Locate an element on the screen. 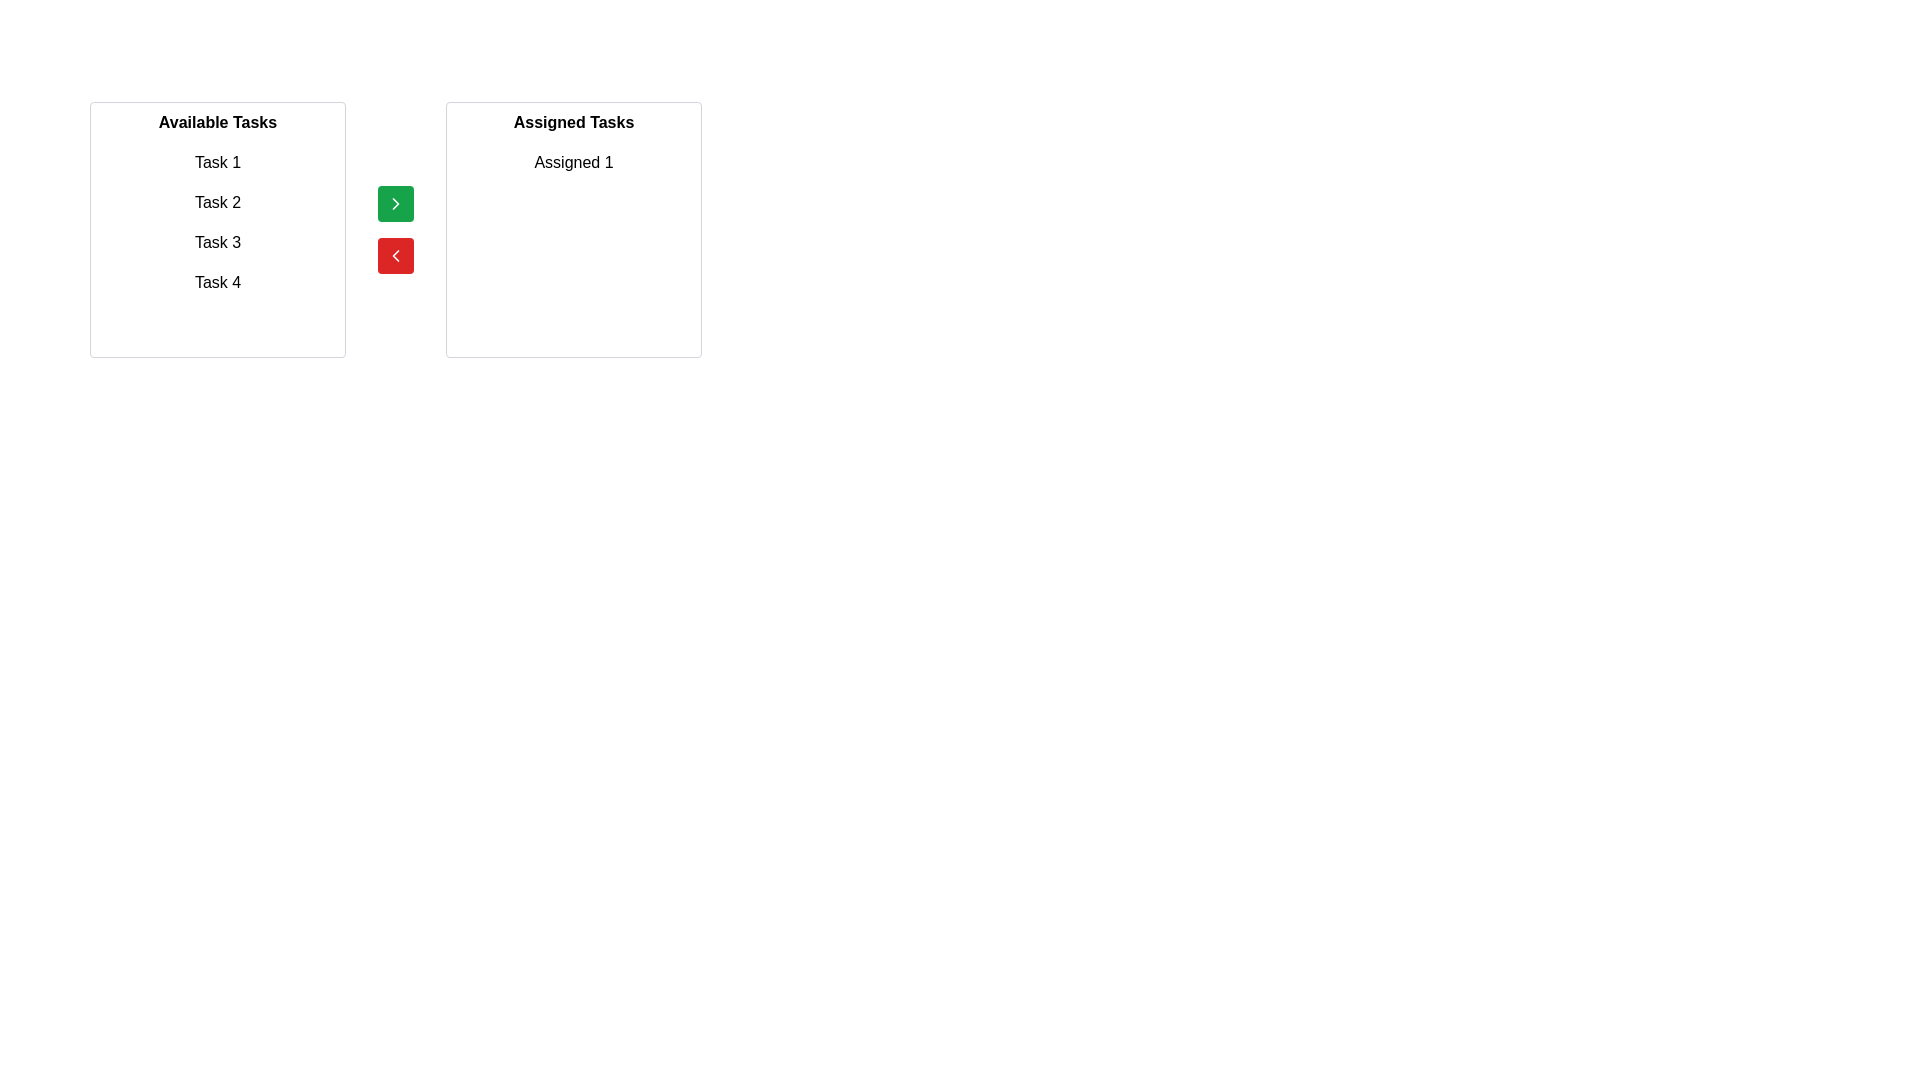 This screenshot has height=1080, width=1920. the bold, center-aligned title text label 'Available Tasks' located at the top of the left card is located at coordinates (217, 123).